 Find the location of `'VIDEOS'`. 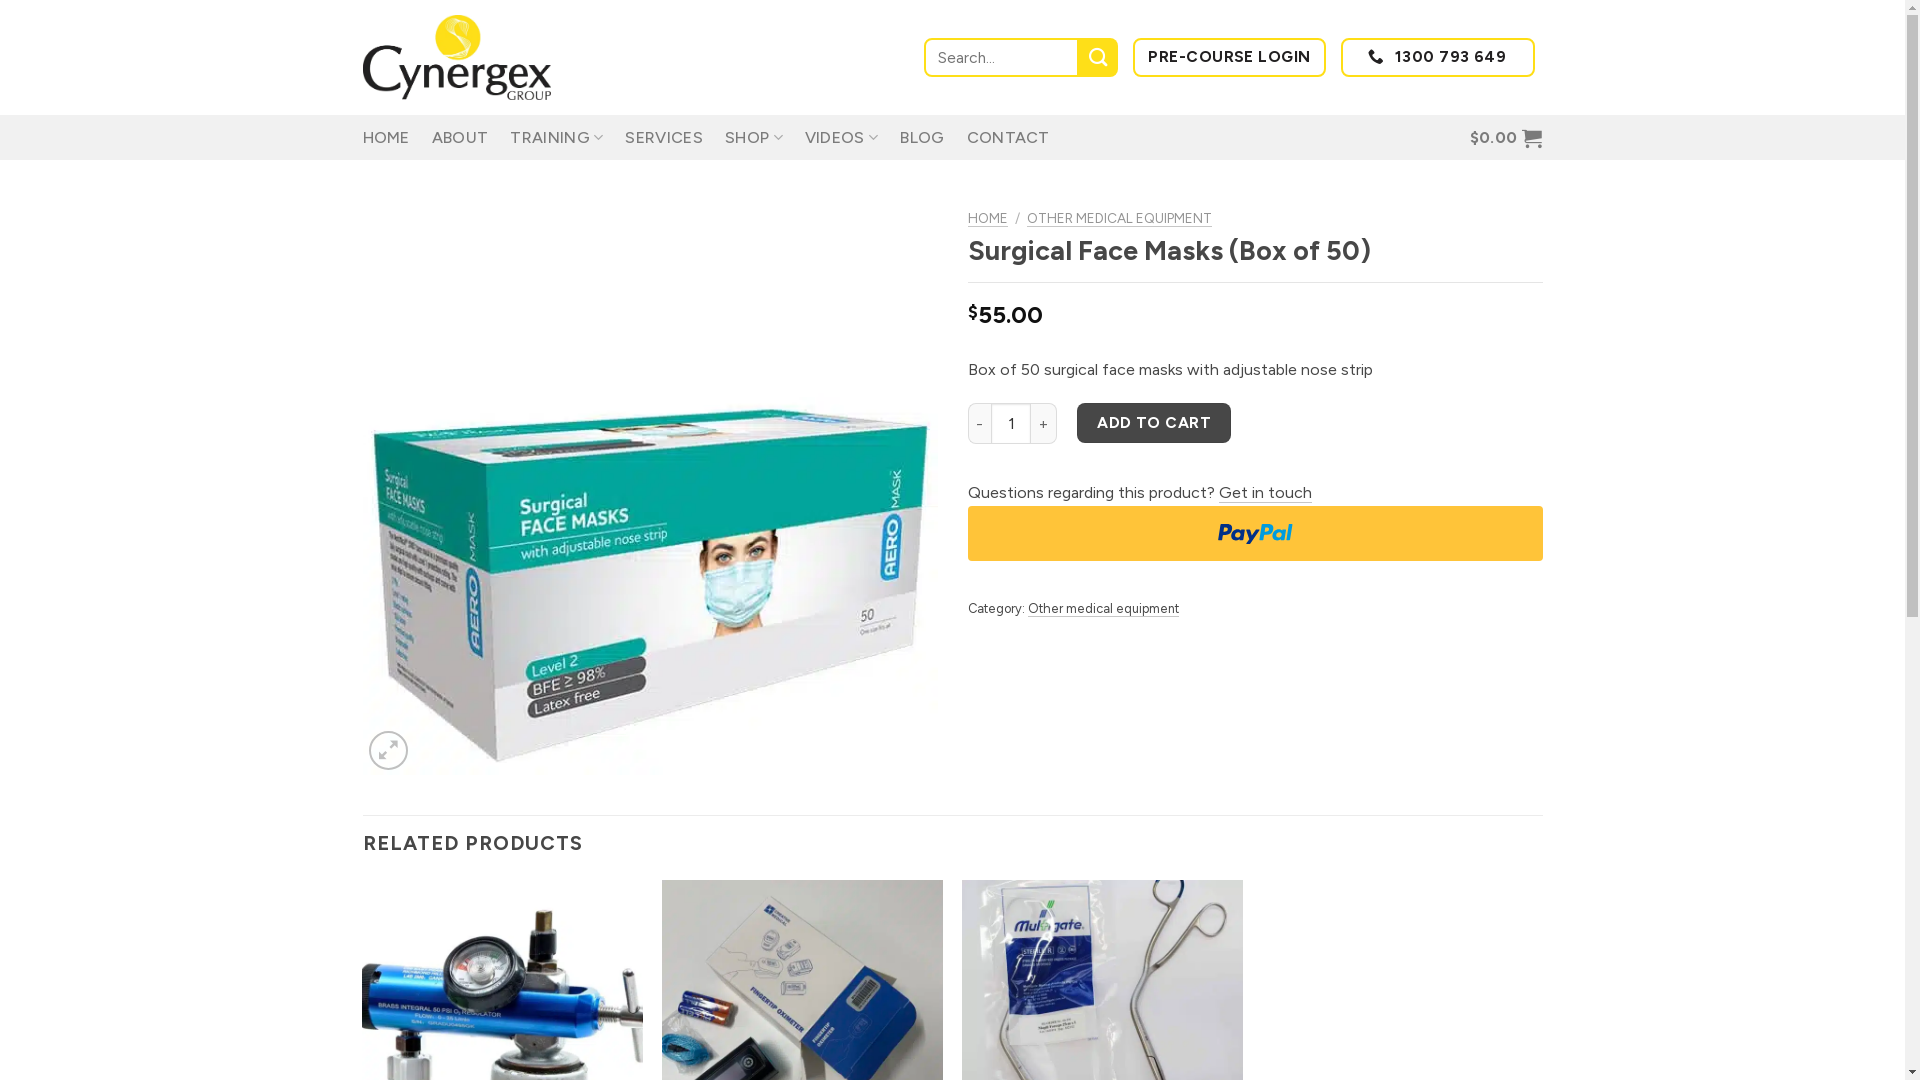

'VIDEOS' is located at coordinates (841, 136).